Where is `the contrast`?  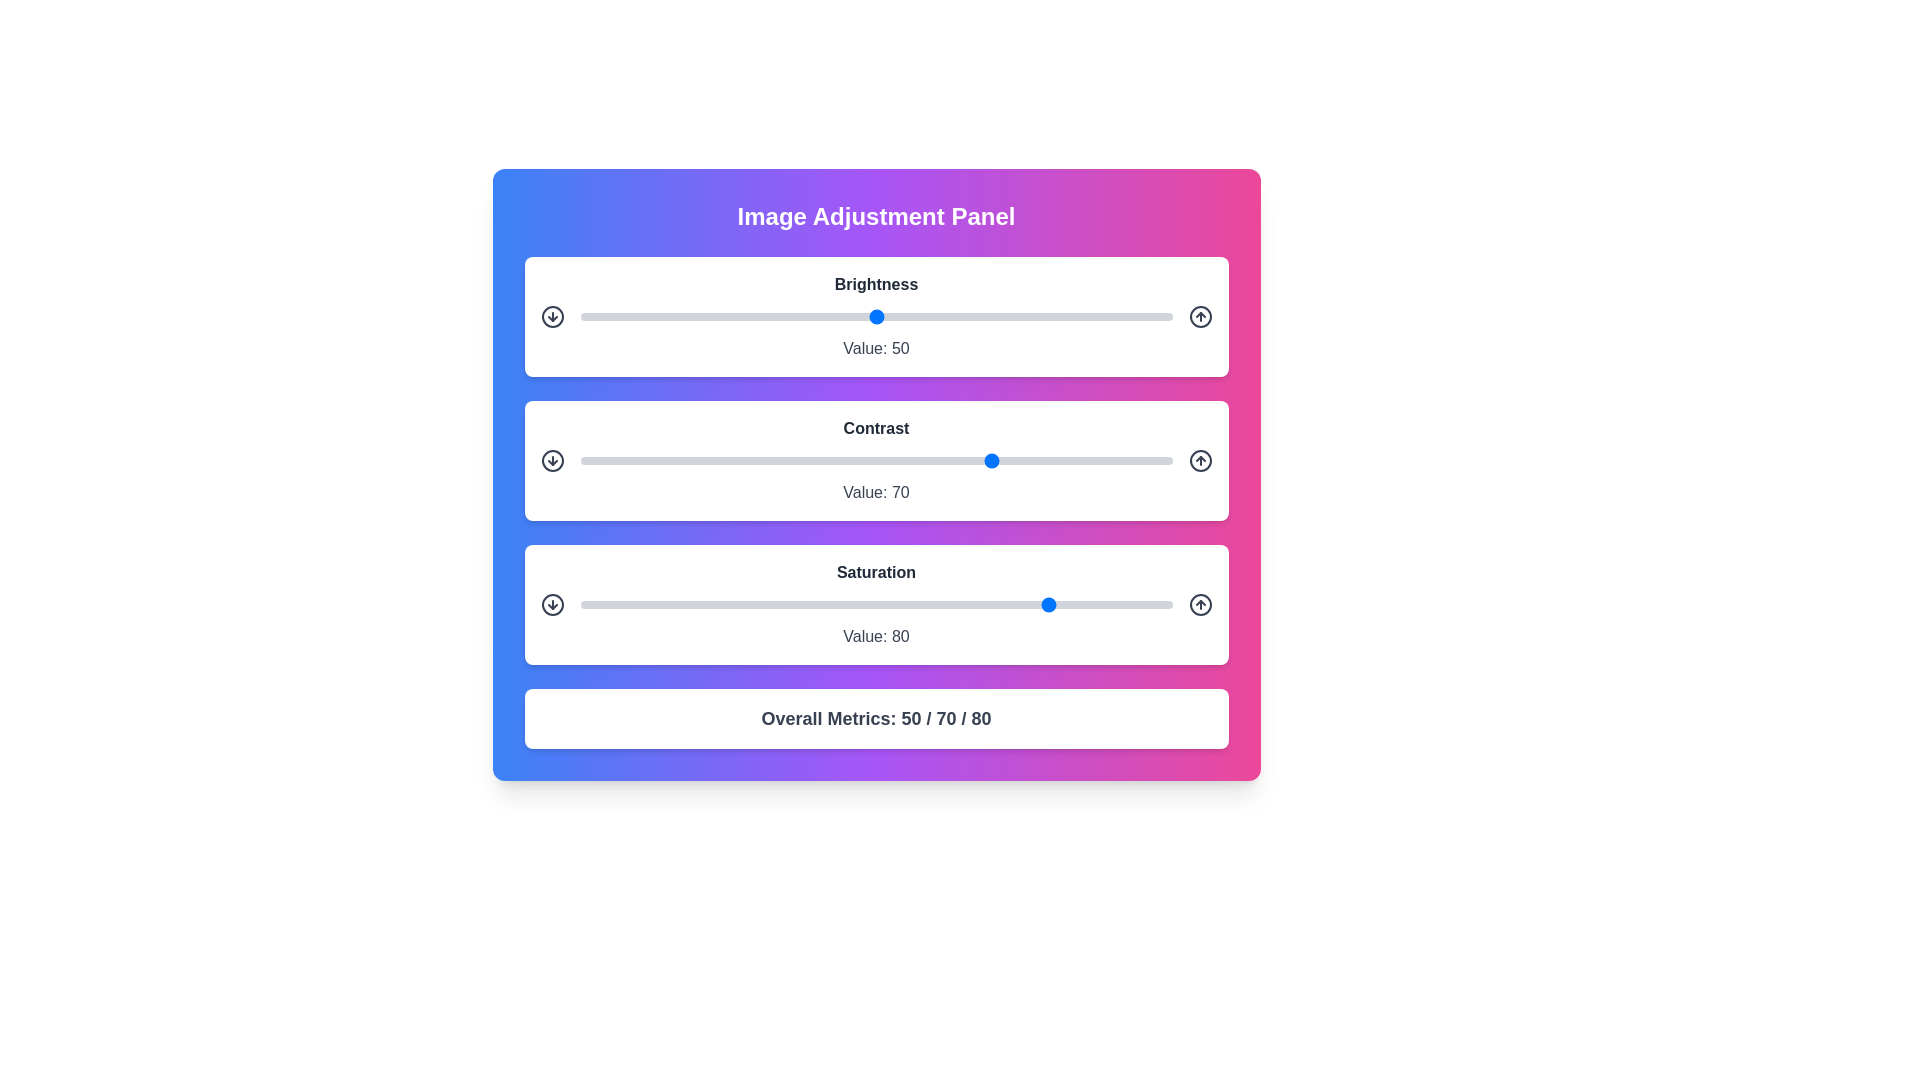
the contrast is located at coordinates (669, 461).